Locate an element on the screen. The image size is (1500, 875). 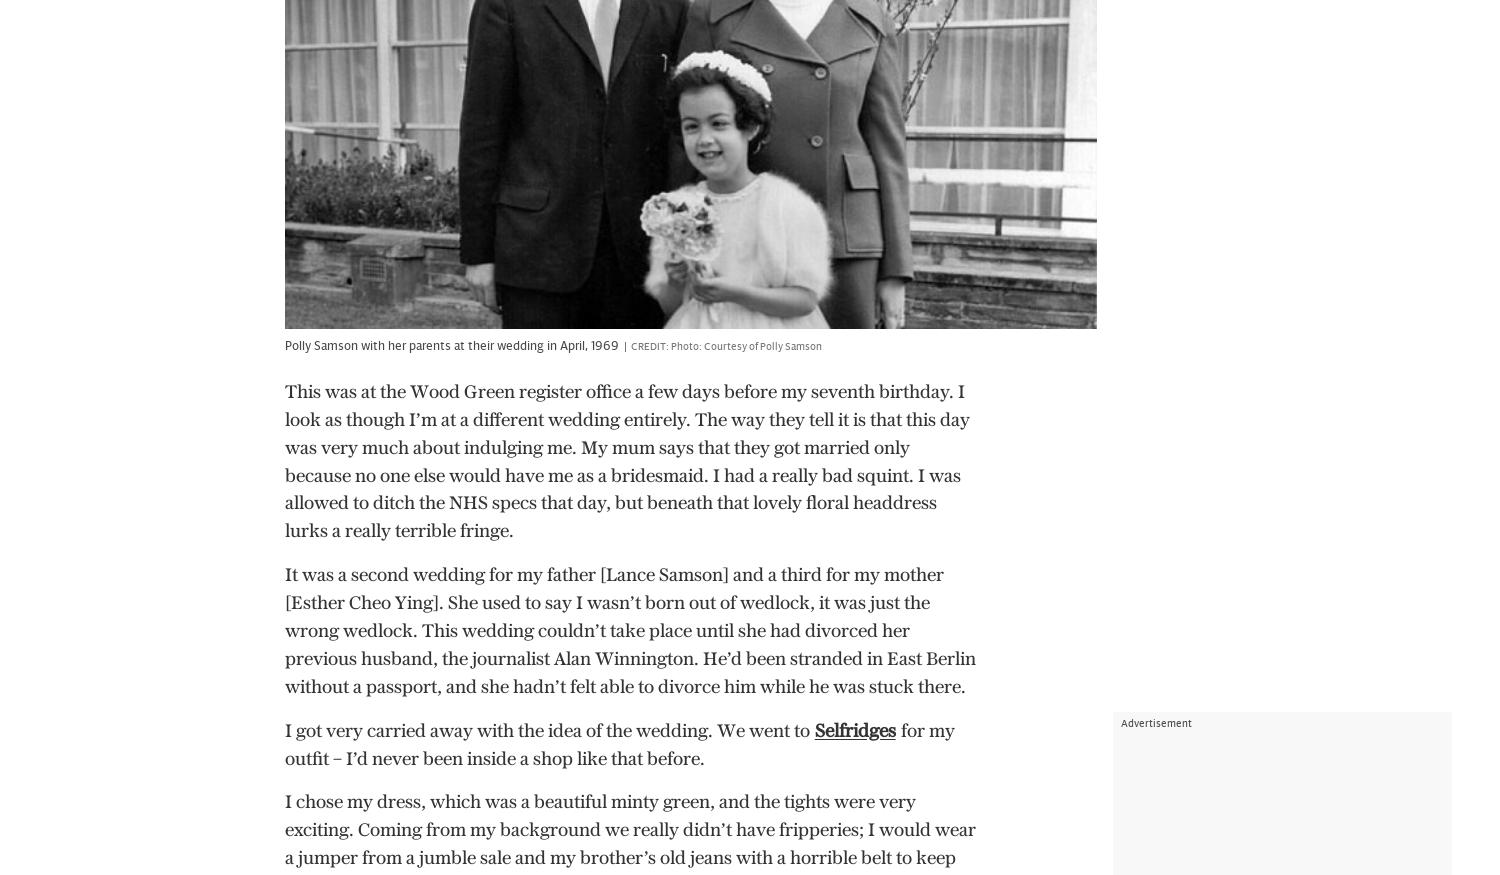
'Modern Slavery' is located at coordinates (347, 700).